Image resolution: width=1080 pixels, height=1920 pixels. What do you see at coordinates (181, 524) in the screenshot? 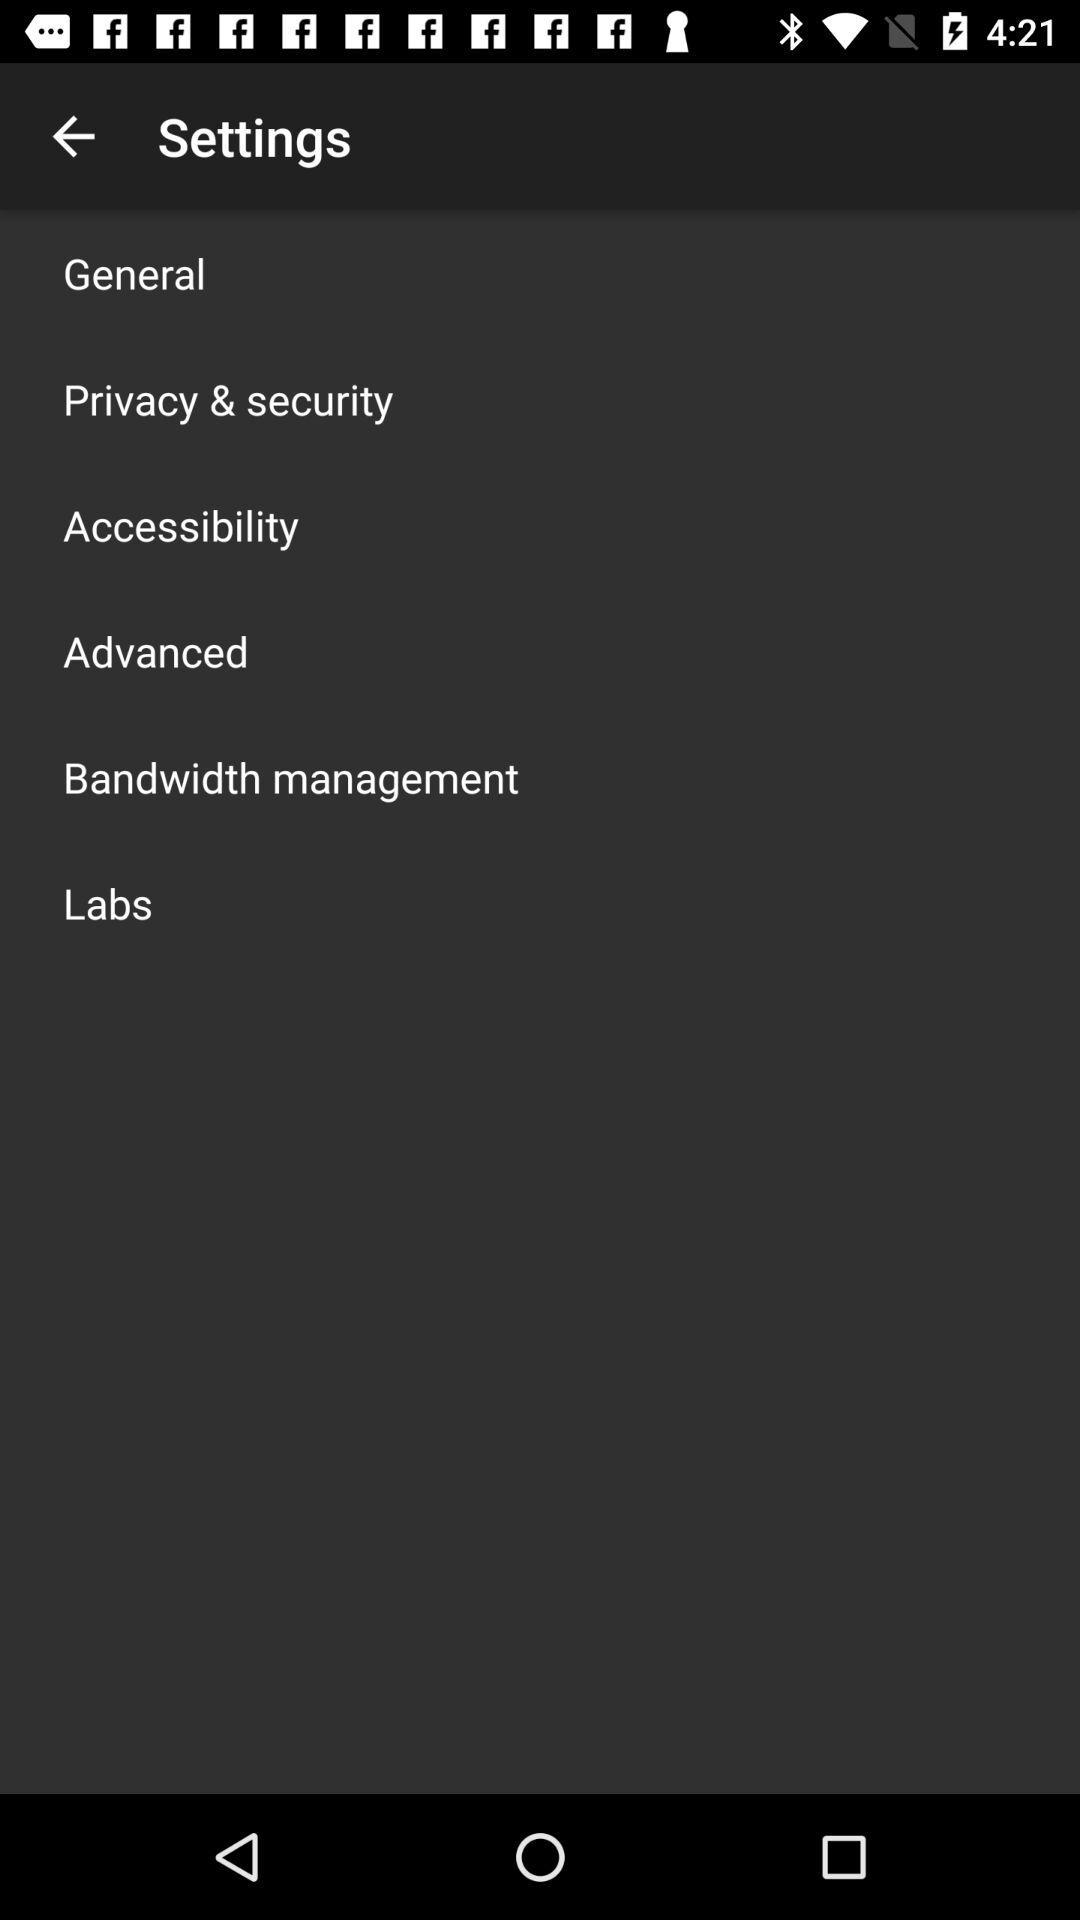
I see `app below privacy & security app` at bounding box center [181, 524].